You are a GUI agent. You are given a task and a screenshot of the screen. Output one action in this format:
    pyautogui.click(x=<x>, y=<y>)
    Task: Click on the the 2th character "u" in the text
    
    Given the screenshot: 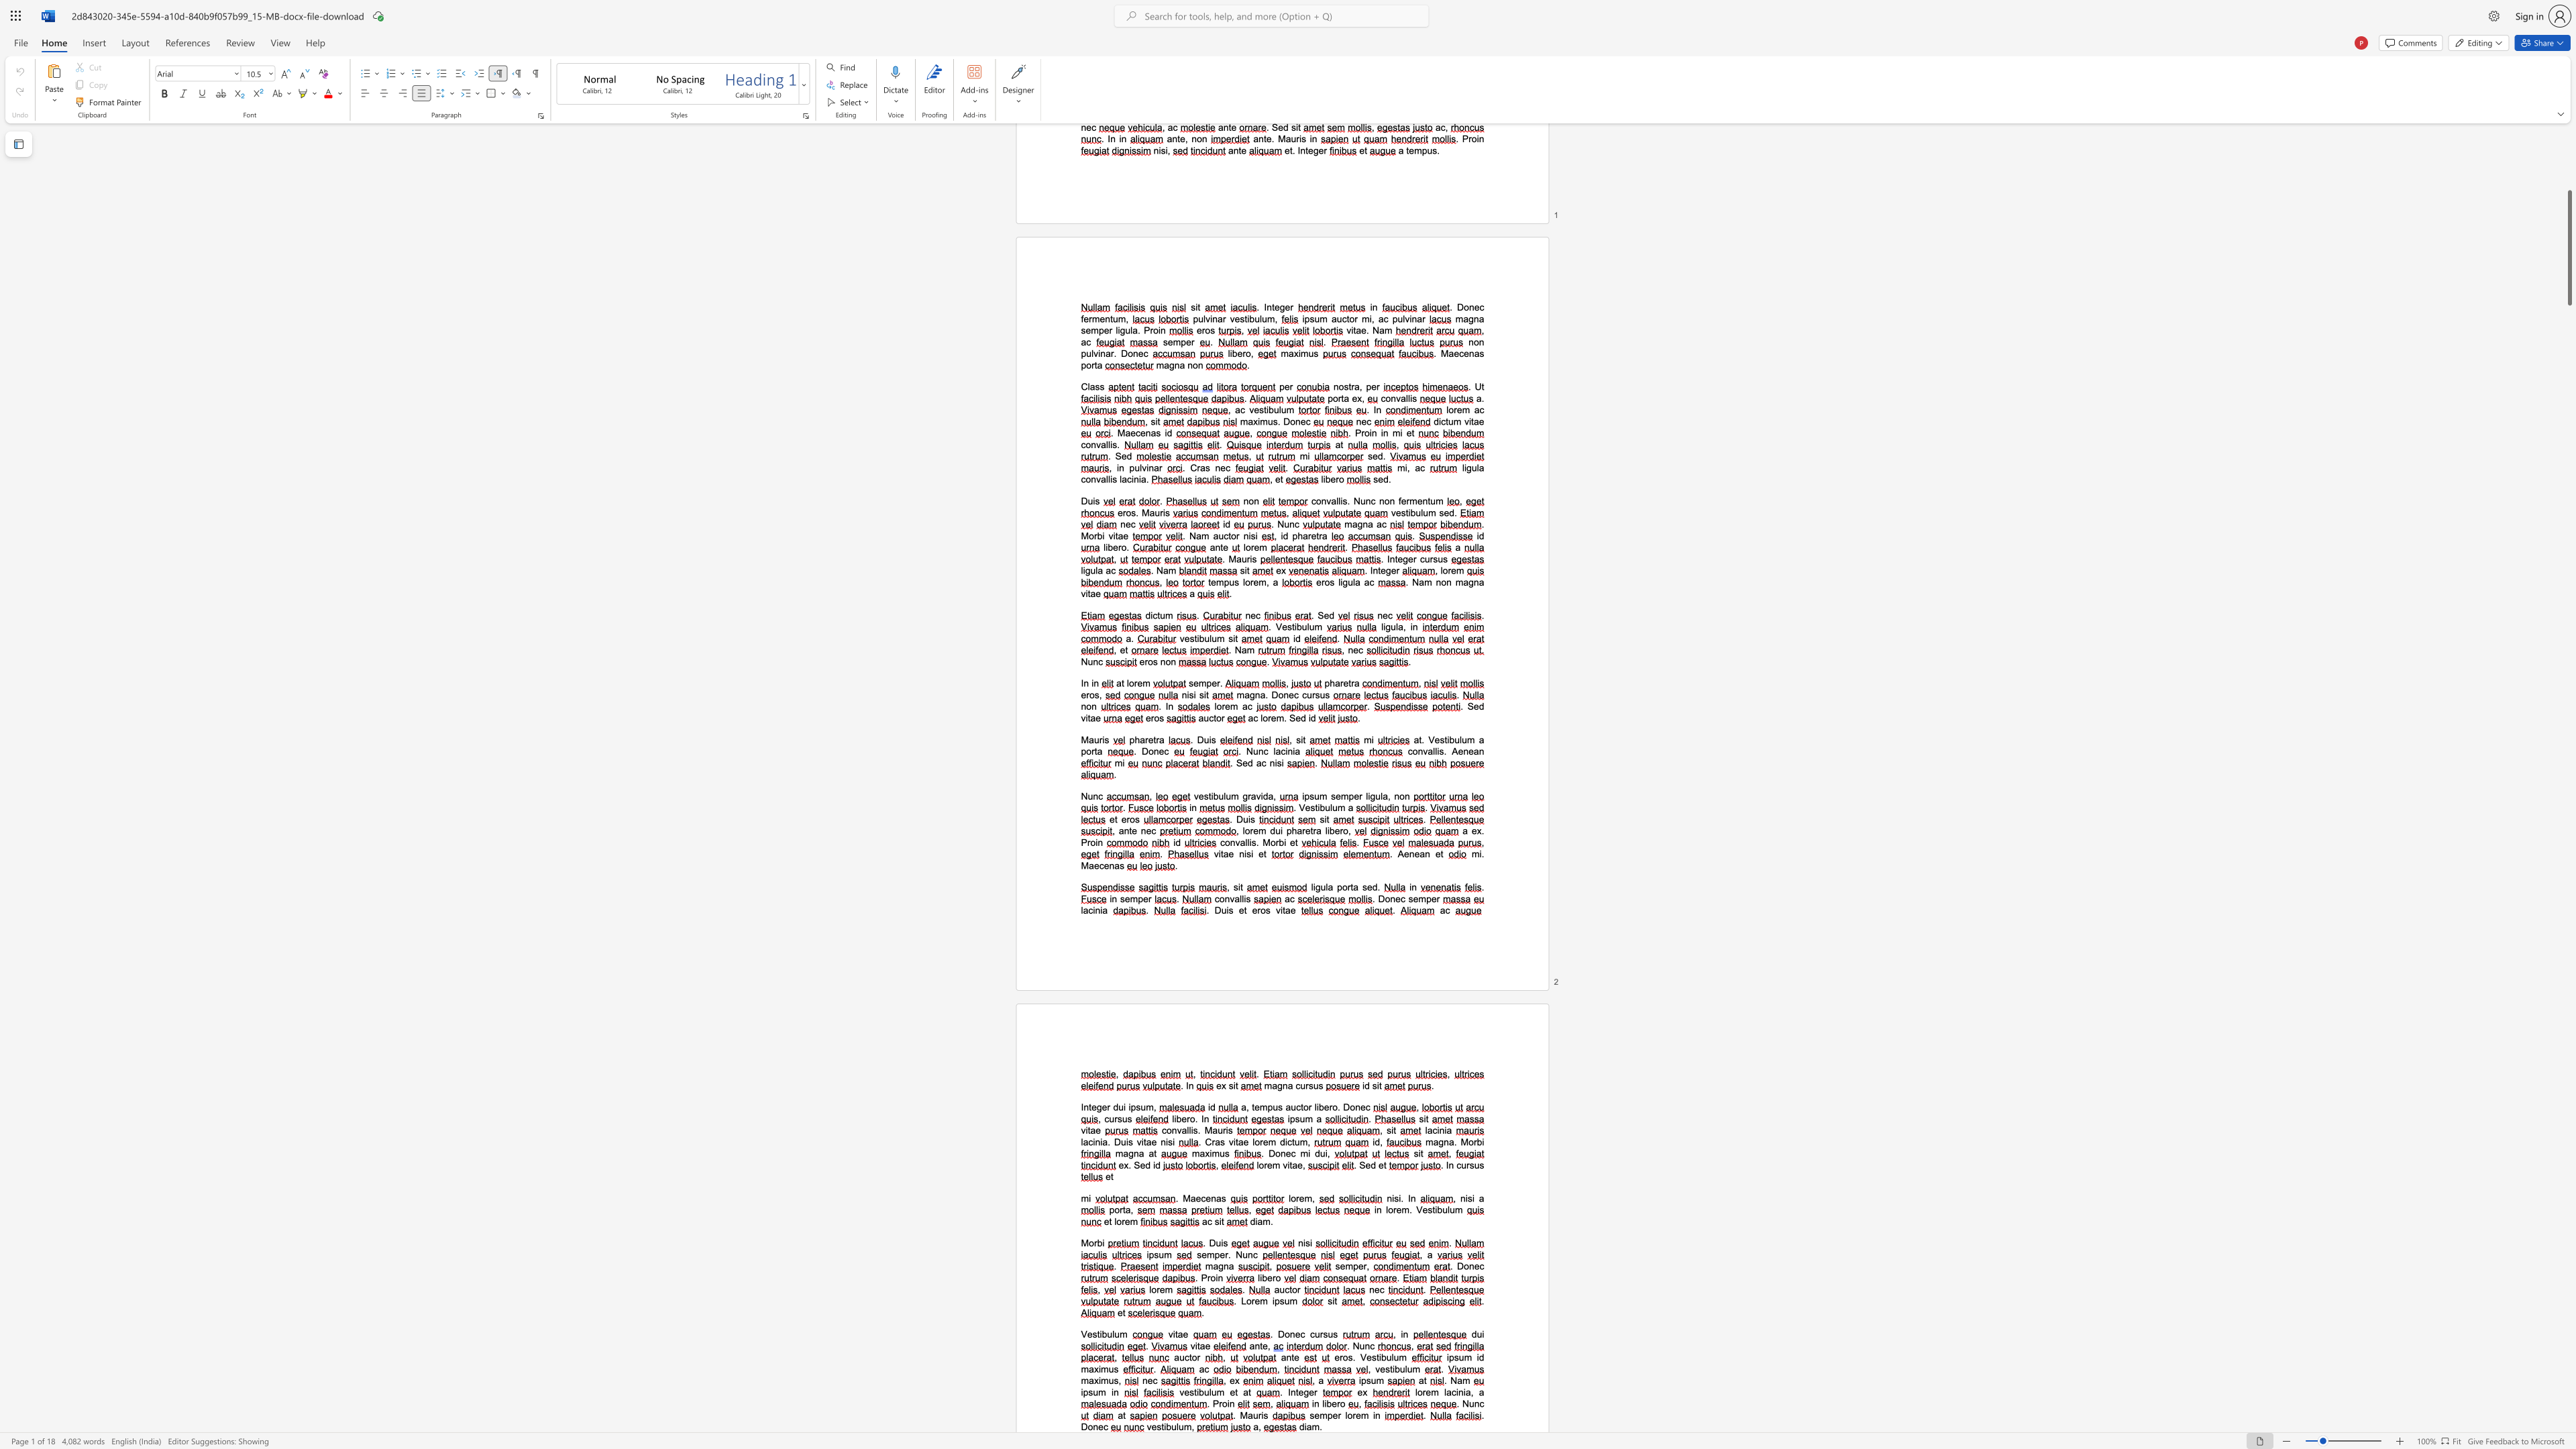 What is the action you would take?
    pyautogui.click(x=1181, y=1426)
    